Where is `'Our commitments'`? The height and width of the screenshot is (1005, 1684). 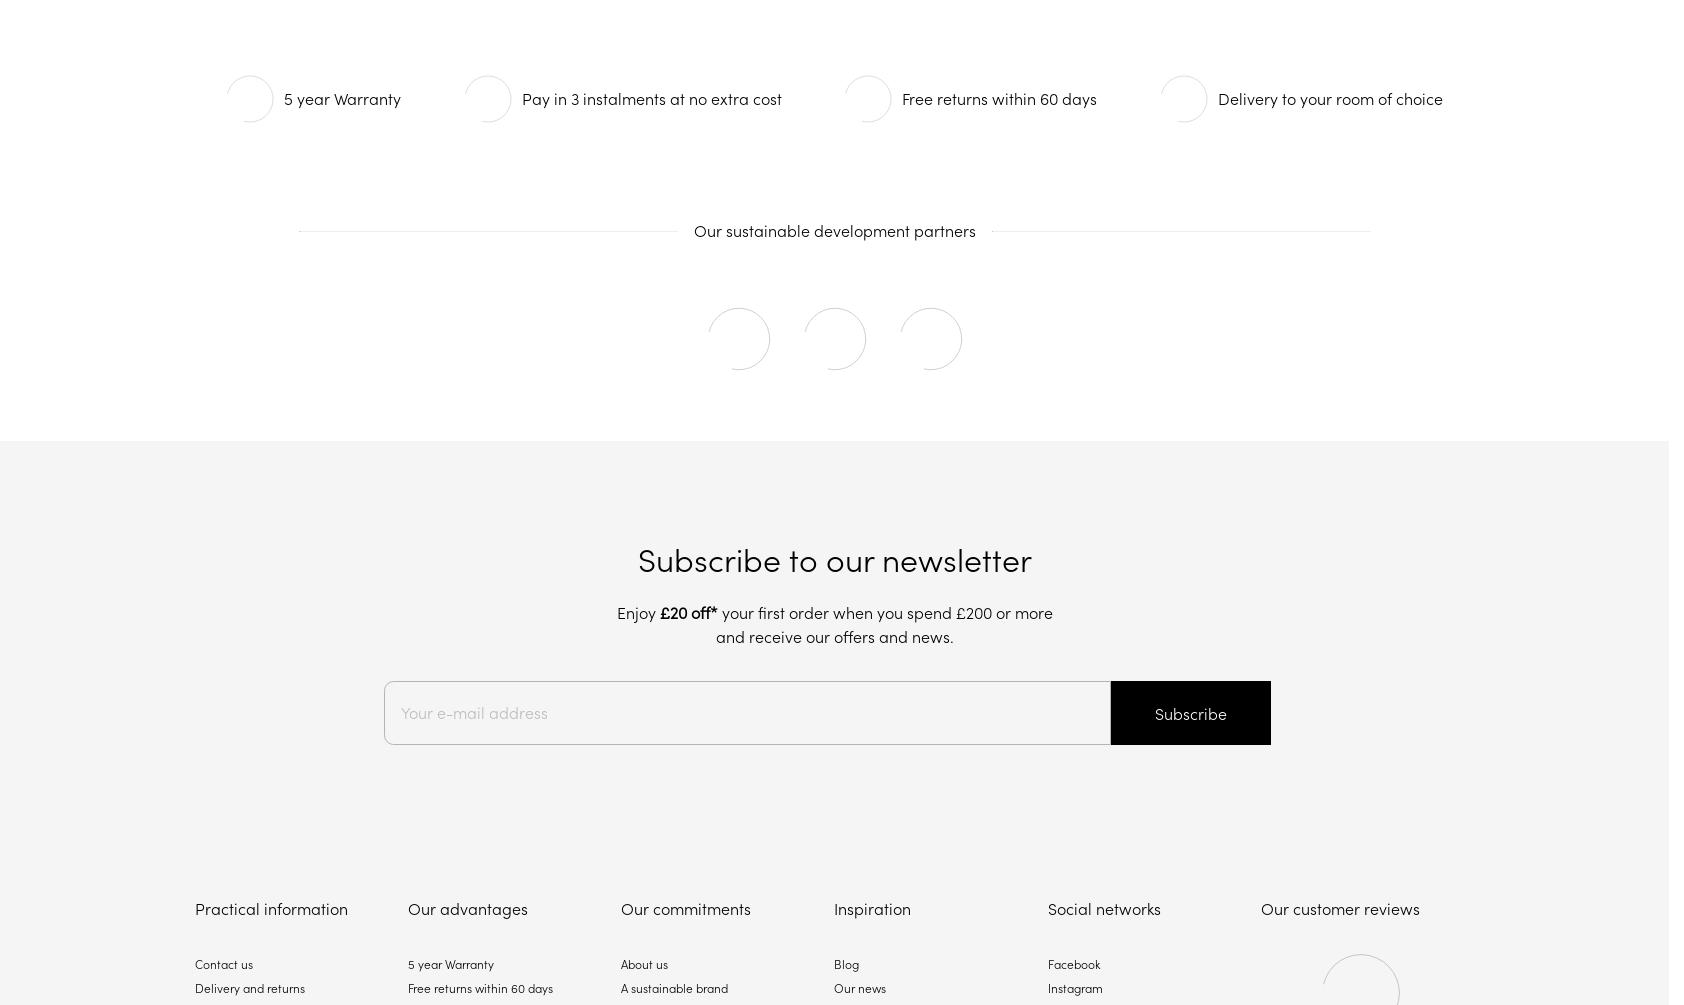
'Our commitments' is located at coordinates (686, 908).